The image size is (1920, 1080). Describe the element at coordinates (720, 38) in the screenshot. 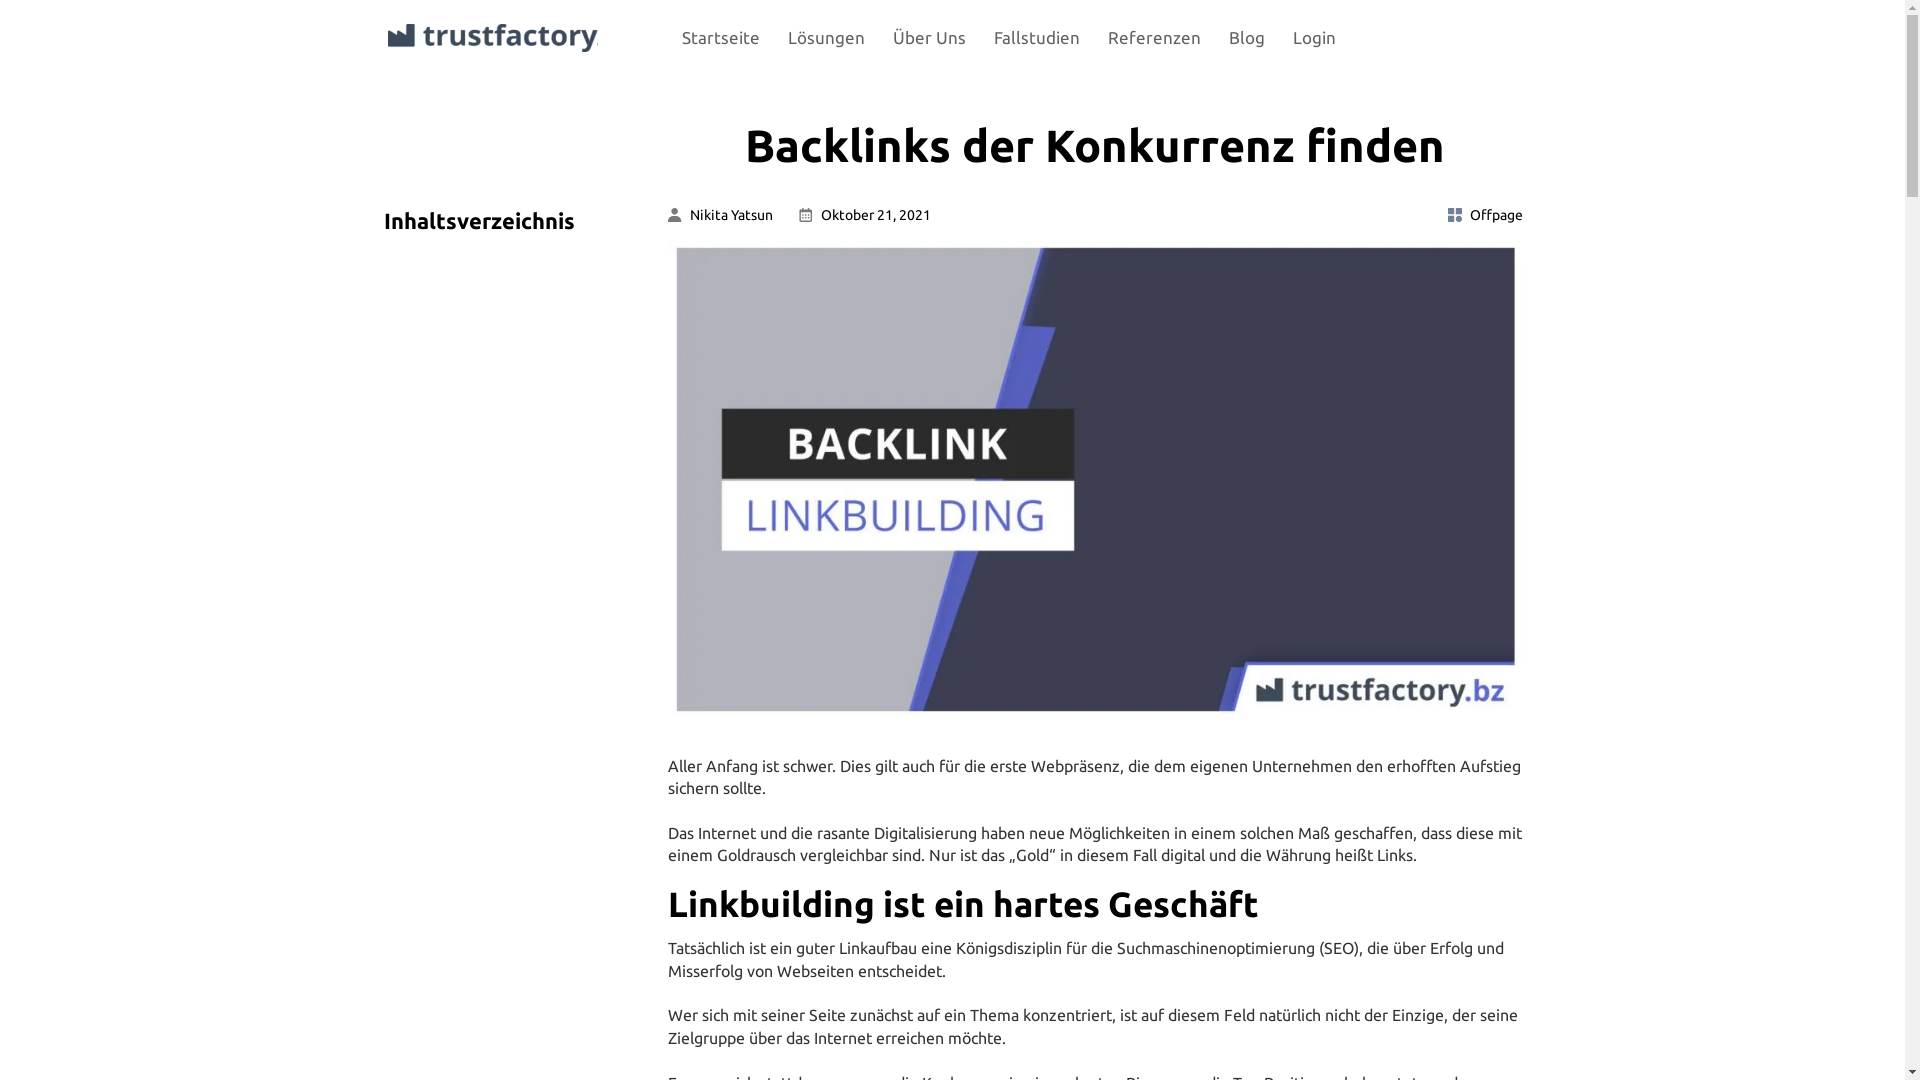

I see `'Startseite'` at that location.